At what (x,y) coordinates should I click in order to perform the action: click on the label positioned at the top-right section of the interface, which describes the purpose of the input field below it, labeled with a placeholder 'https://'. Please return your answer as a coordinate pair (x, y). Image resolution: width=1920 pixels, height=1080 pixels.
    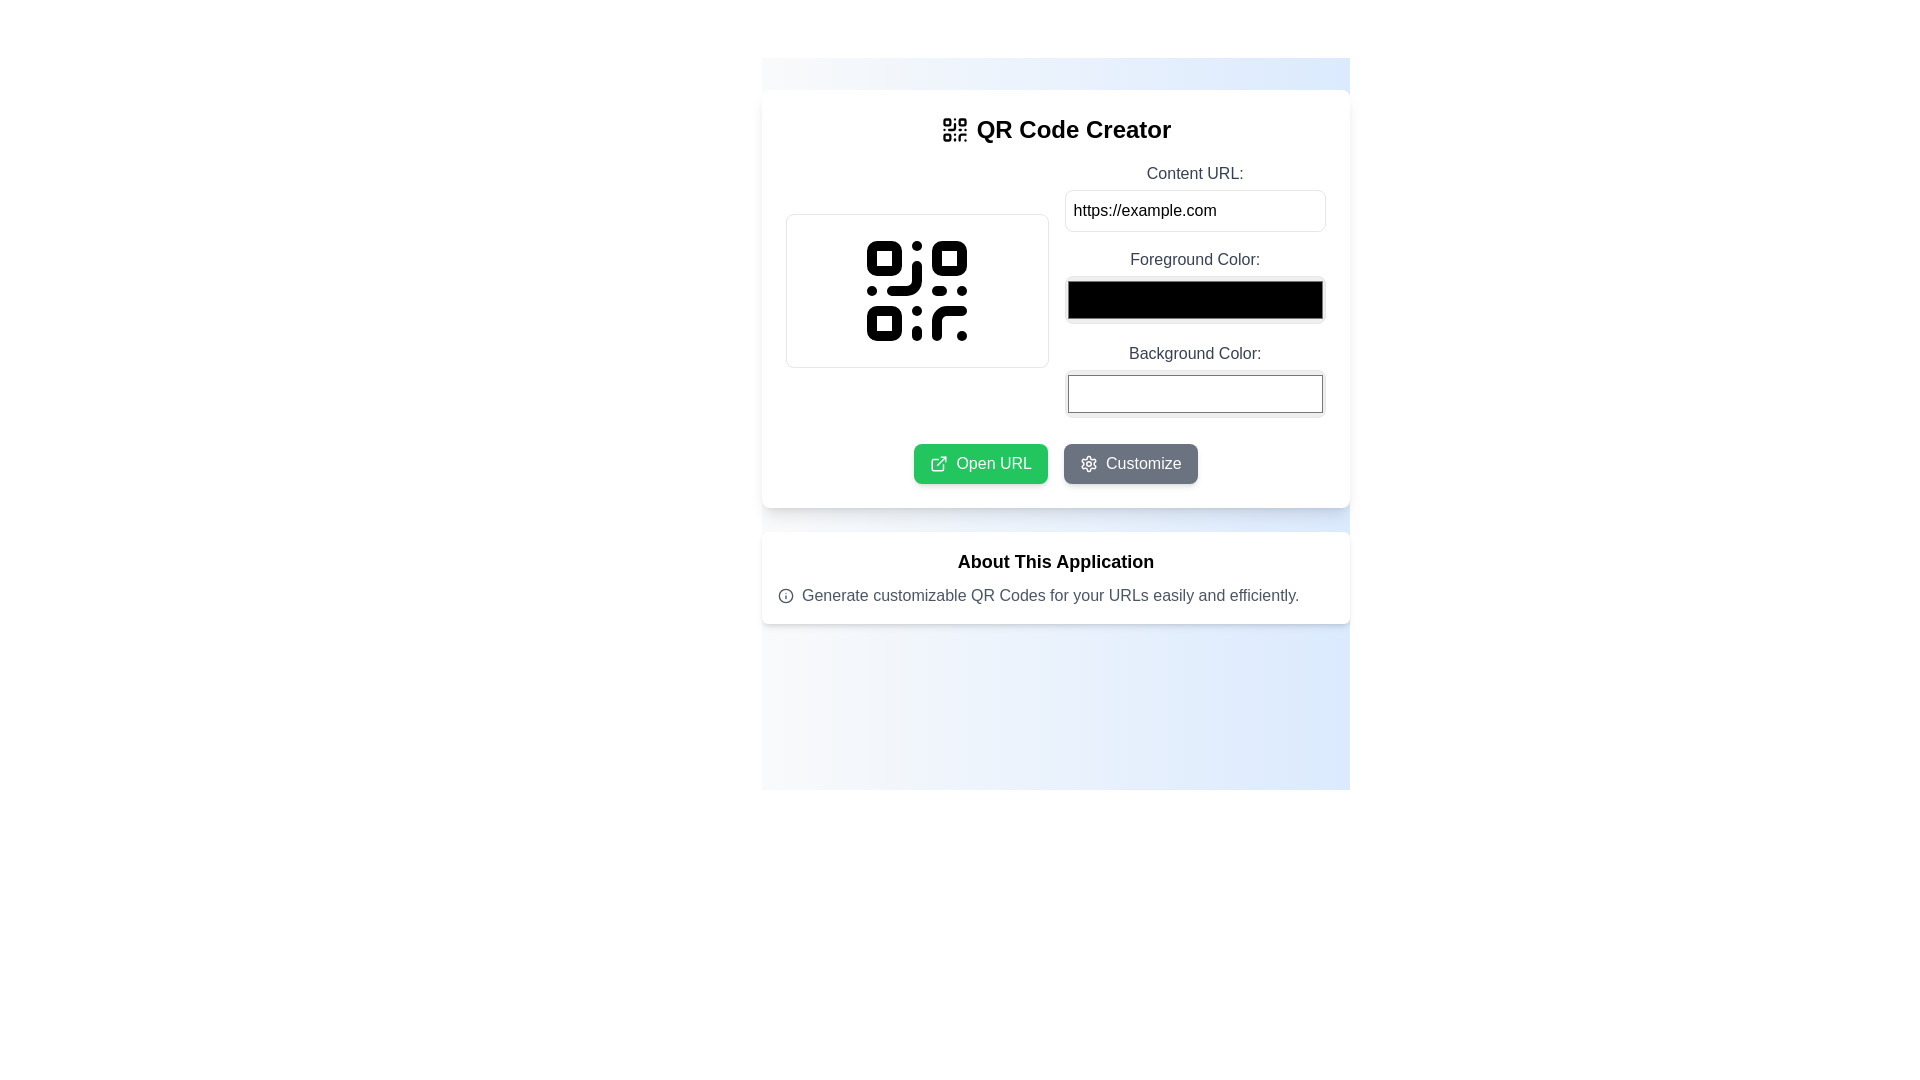
    Looking at the image, I should click on (1195, 172).